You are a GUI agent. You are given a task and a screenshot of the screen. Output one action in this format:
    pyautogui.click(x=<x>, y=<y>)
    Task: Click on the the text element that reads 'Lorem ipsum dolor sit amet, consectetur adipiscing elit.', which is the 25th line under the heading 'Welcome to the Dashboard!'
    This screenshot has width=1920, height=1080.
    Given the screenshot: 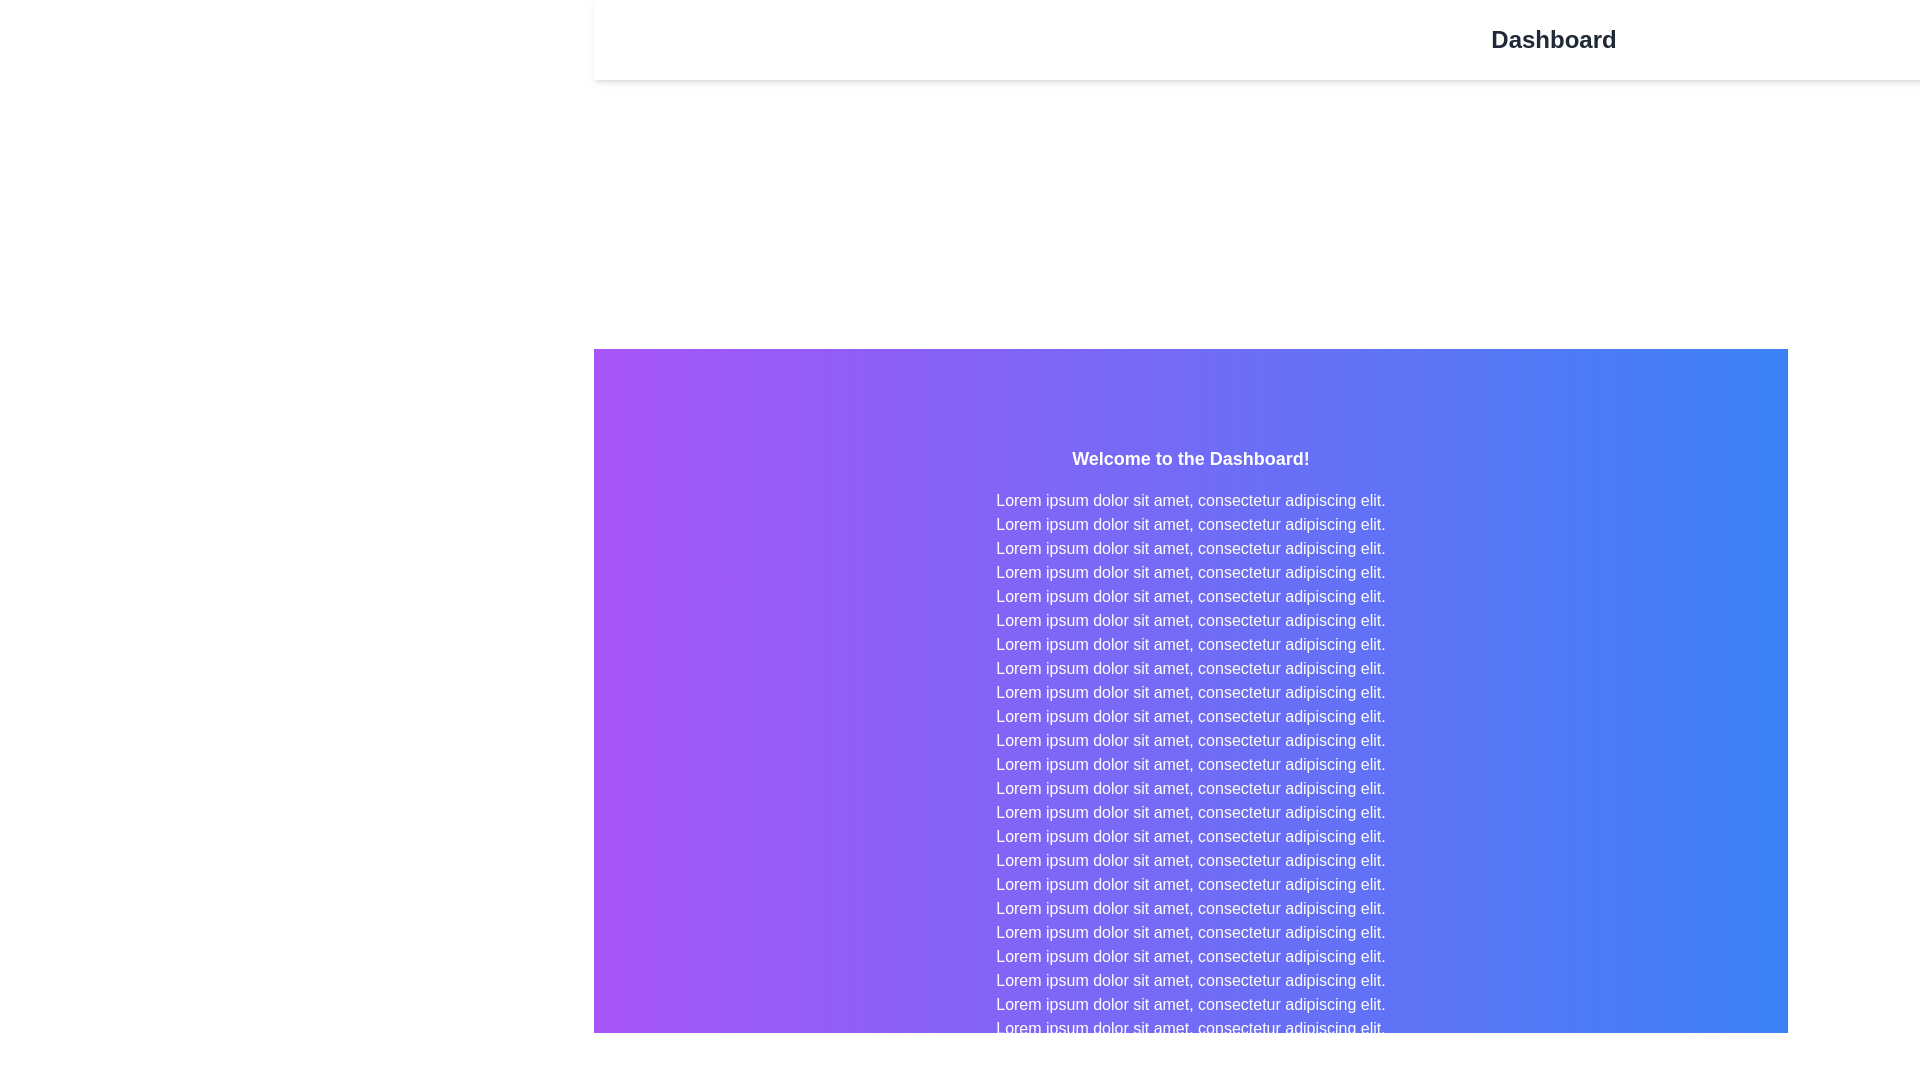 What is the action you would take?
    pyautogui.click(x=1190, y=1029)
    